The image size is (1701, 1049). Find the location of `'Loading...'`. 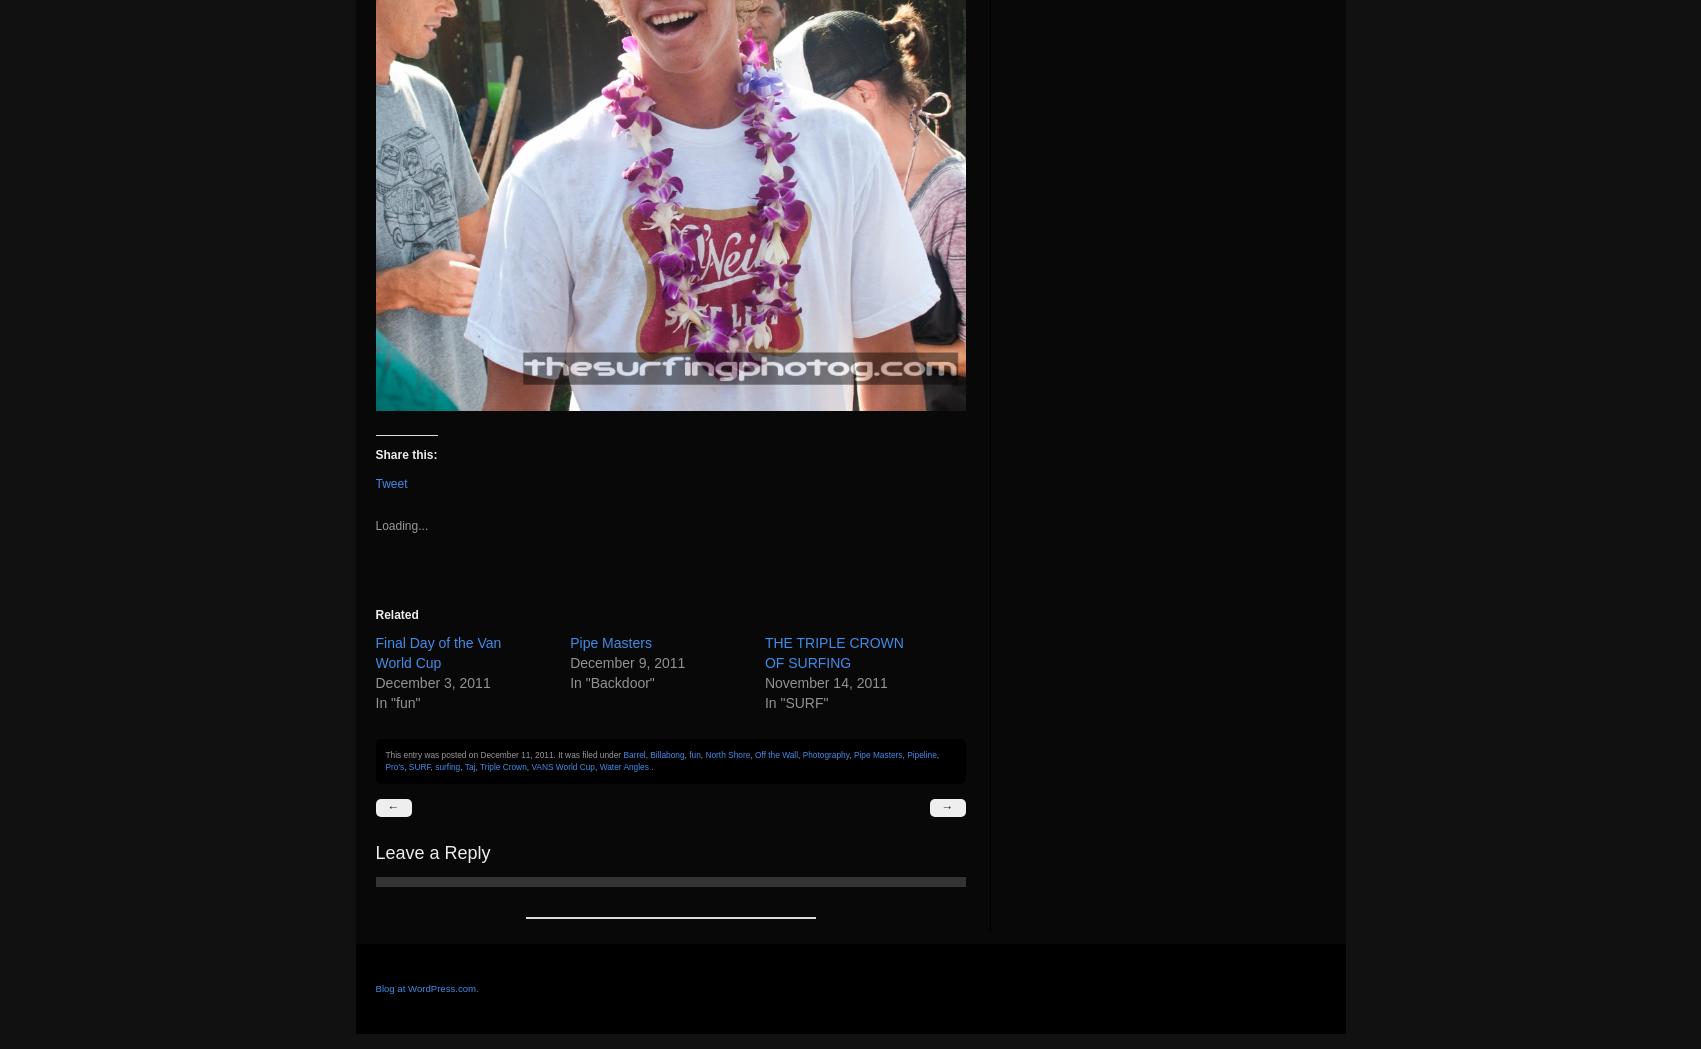

'Loading...' is located at coordinates (400, 524).